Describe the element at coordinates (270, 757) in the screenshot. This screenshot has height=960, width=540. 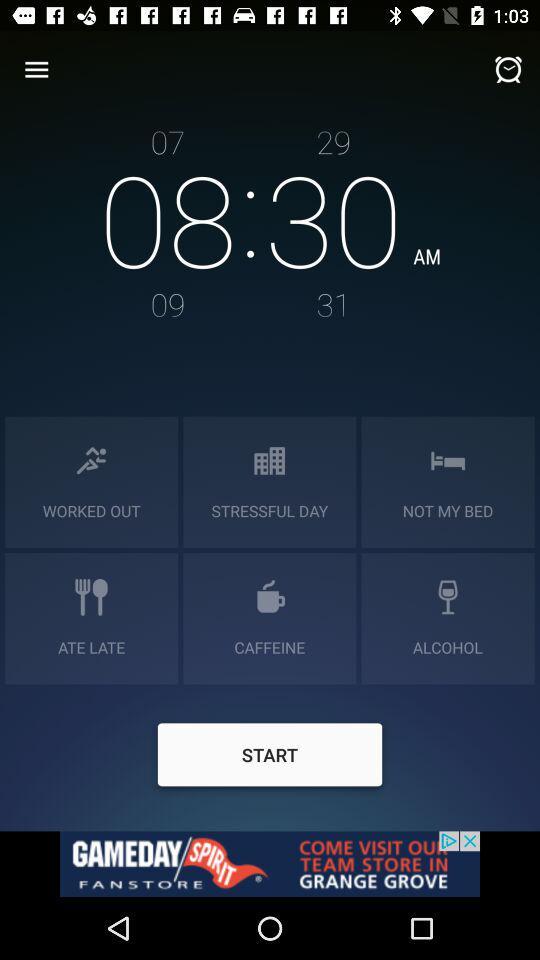
I see `start` at that location.